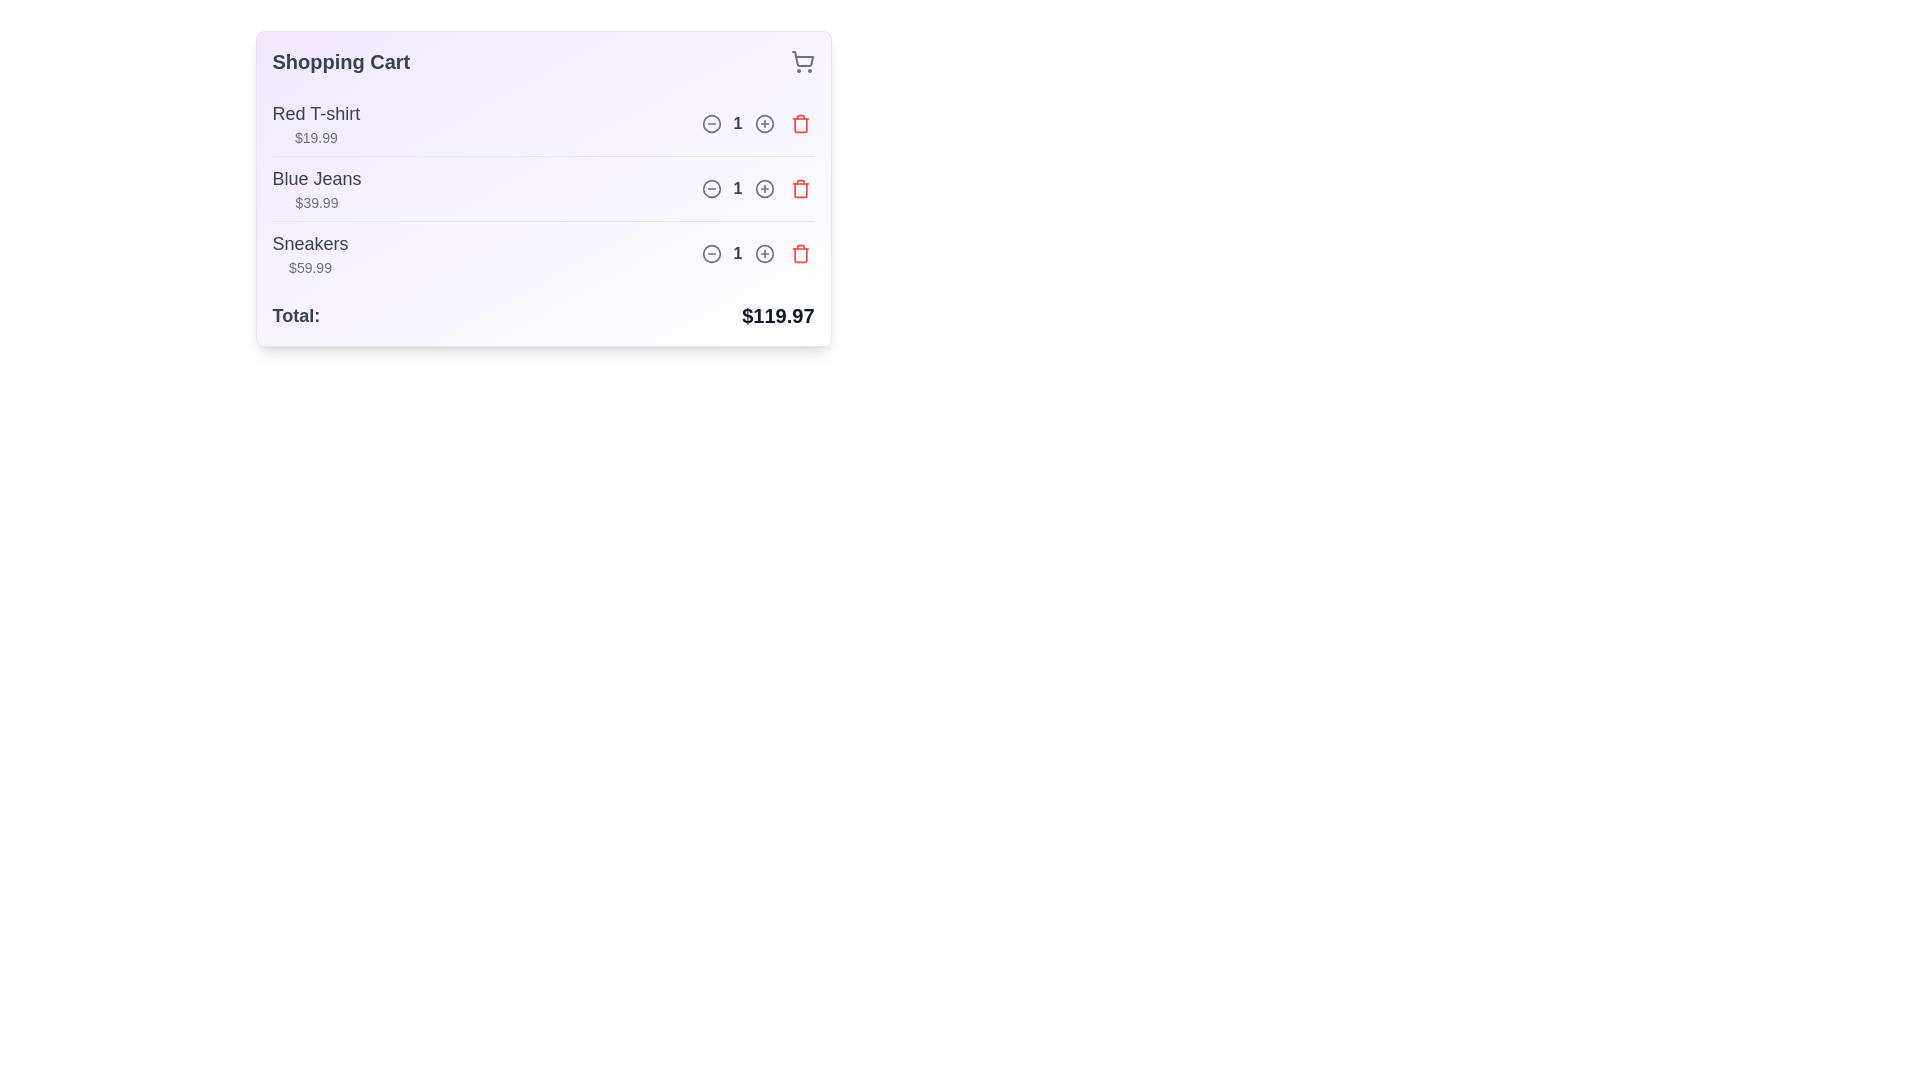  Describe the element at coordinates (763, 189) in the screenshot. I see `the button located in the second row of the shopping cart interface, next to the text '1' and before the red trash bin icon, to increase the item quantity` at that location.